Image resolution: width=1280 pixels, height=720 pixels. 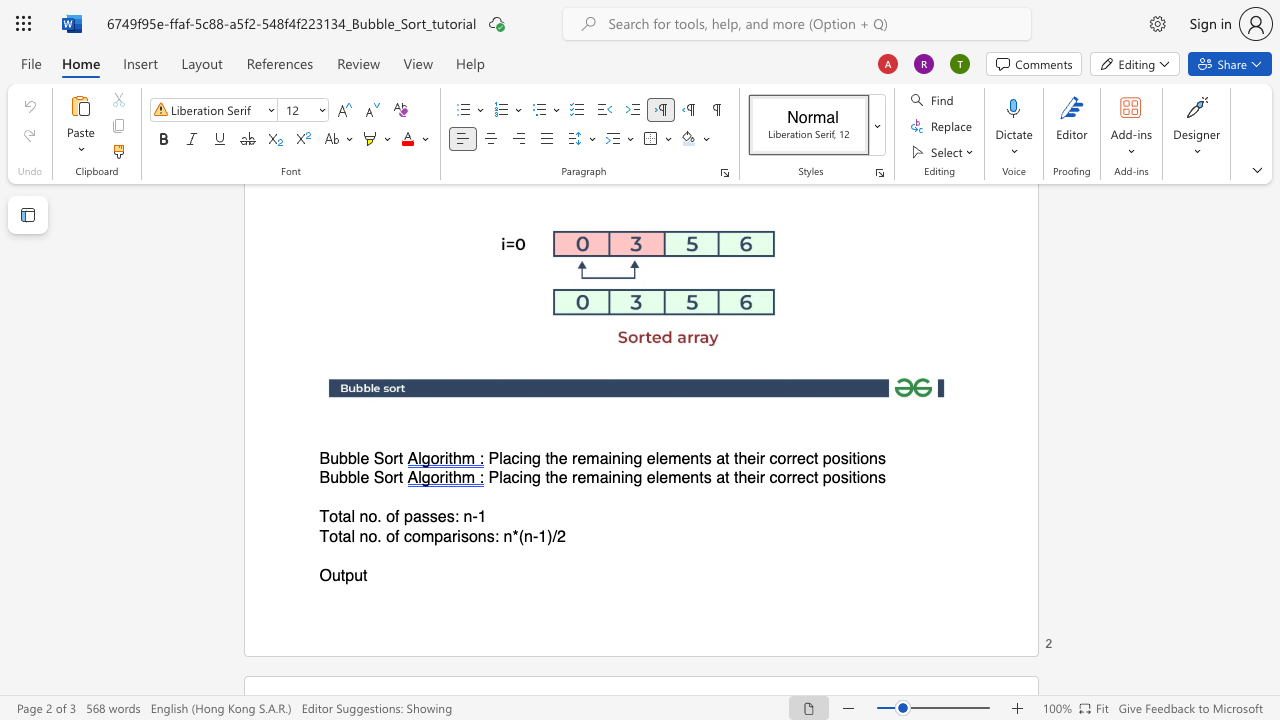 I want to click on the 1th character "c" in the text, so click(x=515, y=478).